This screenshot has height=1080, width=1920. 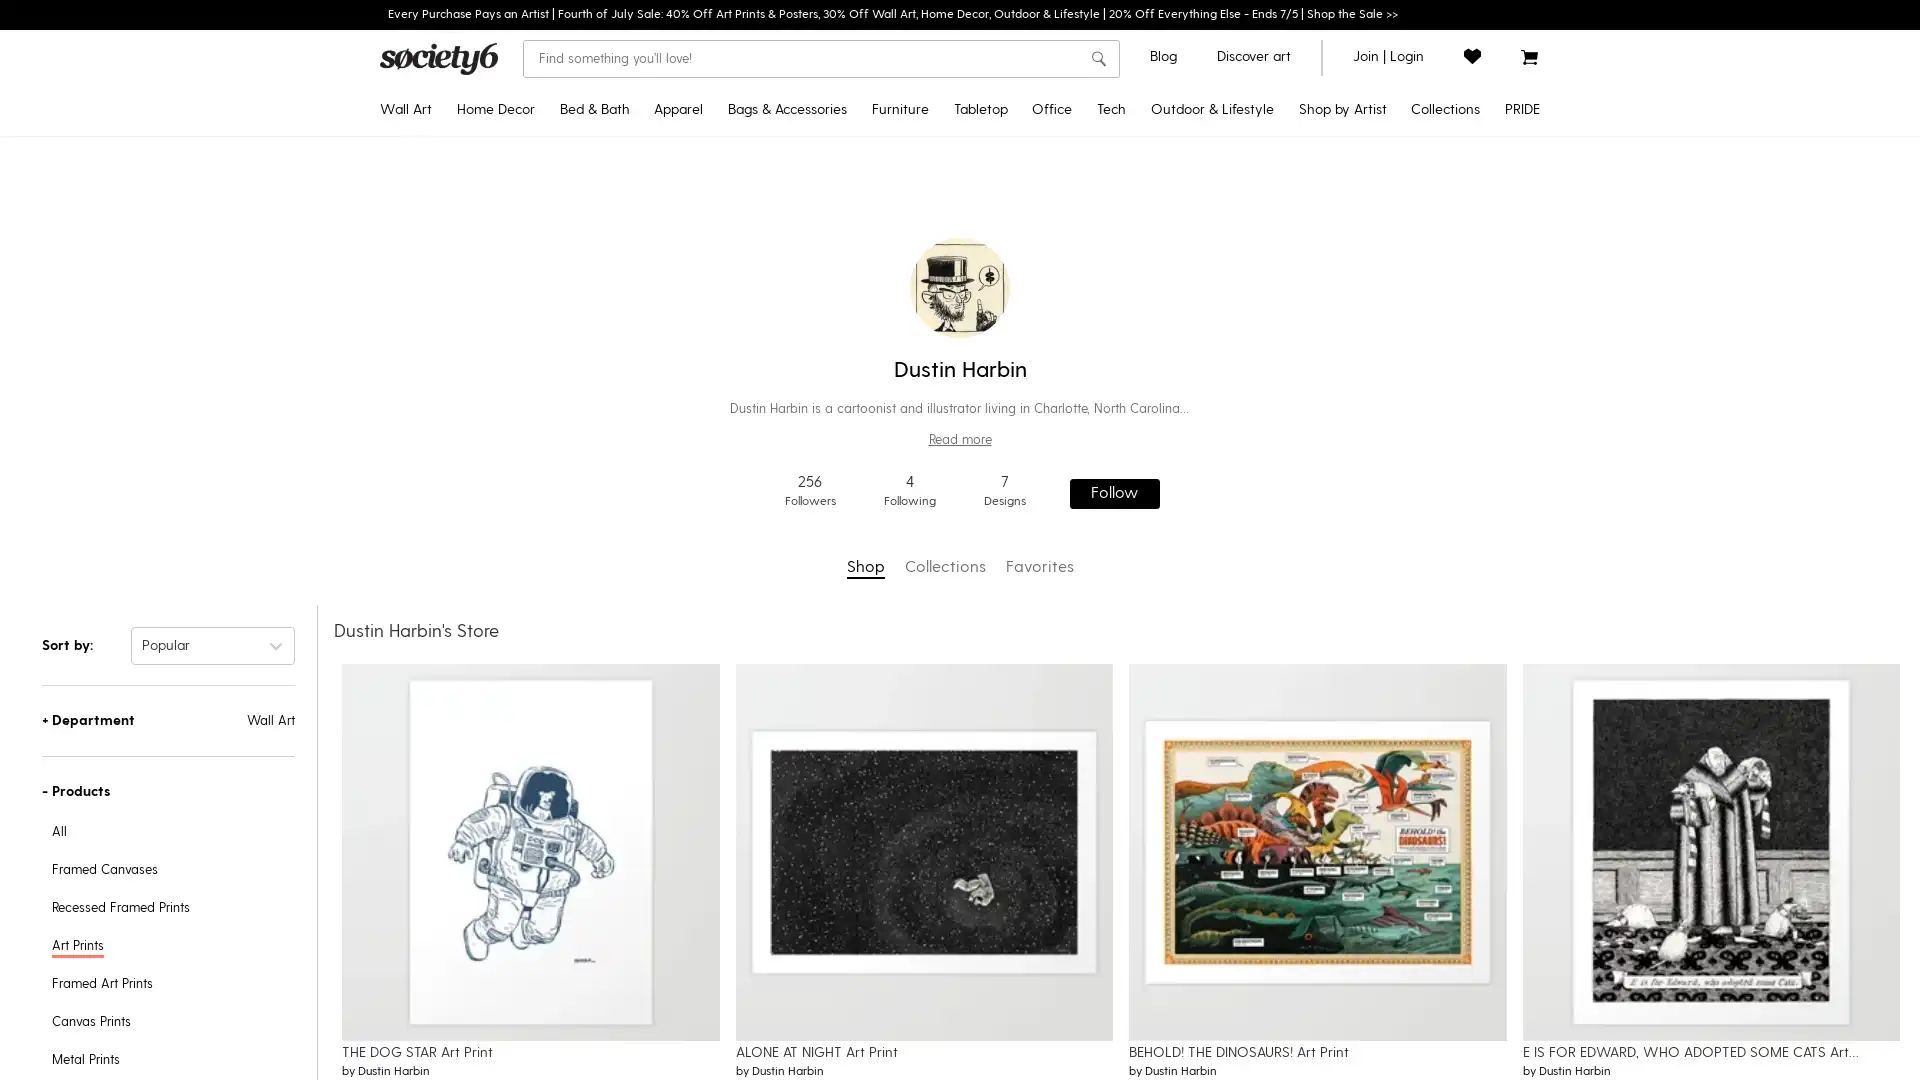 I want to click on Mini Art Prints, so click(x=470, y=514).